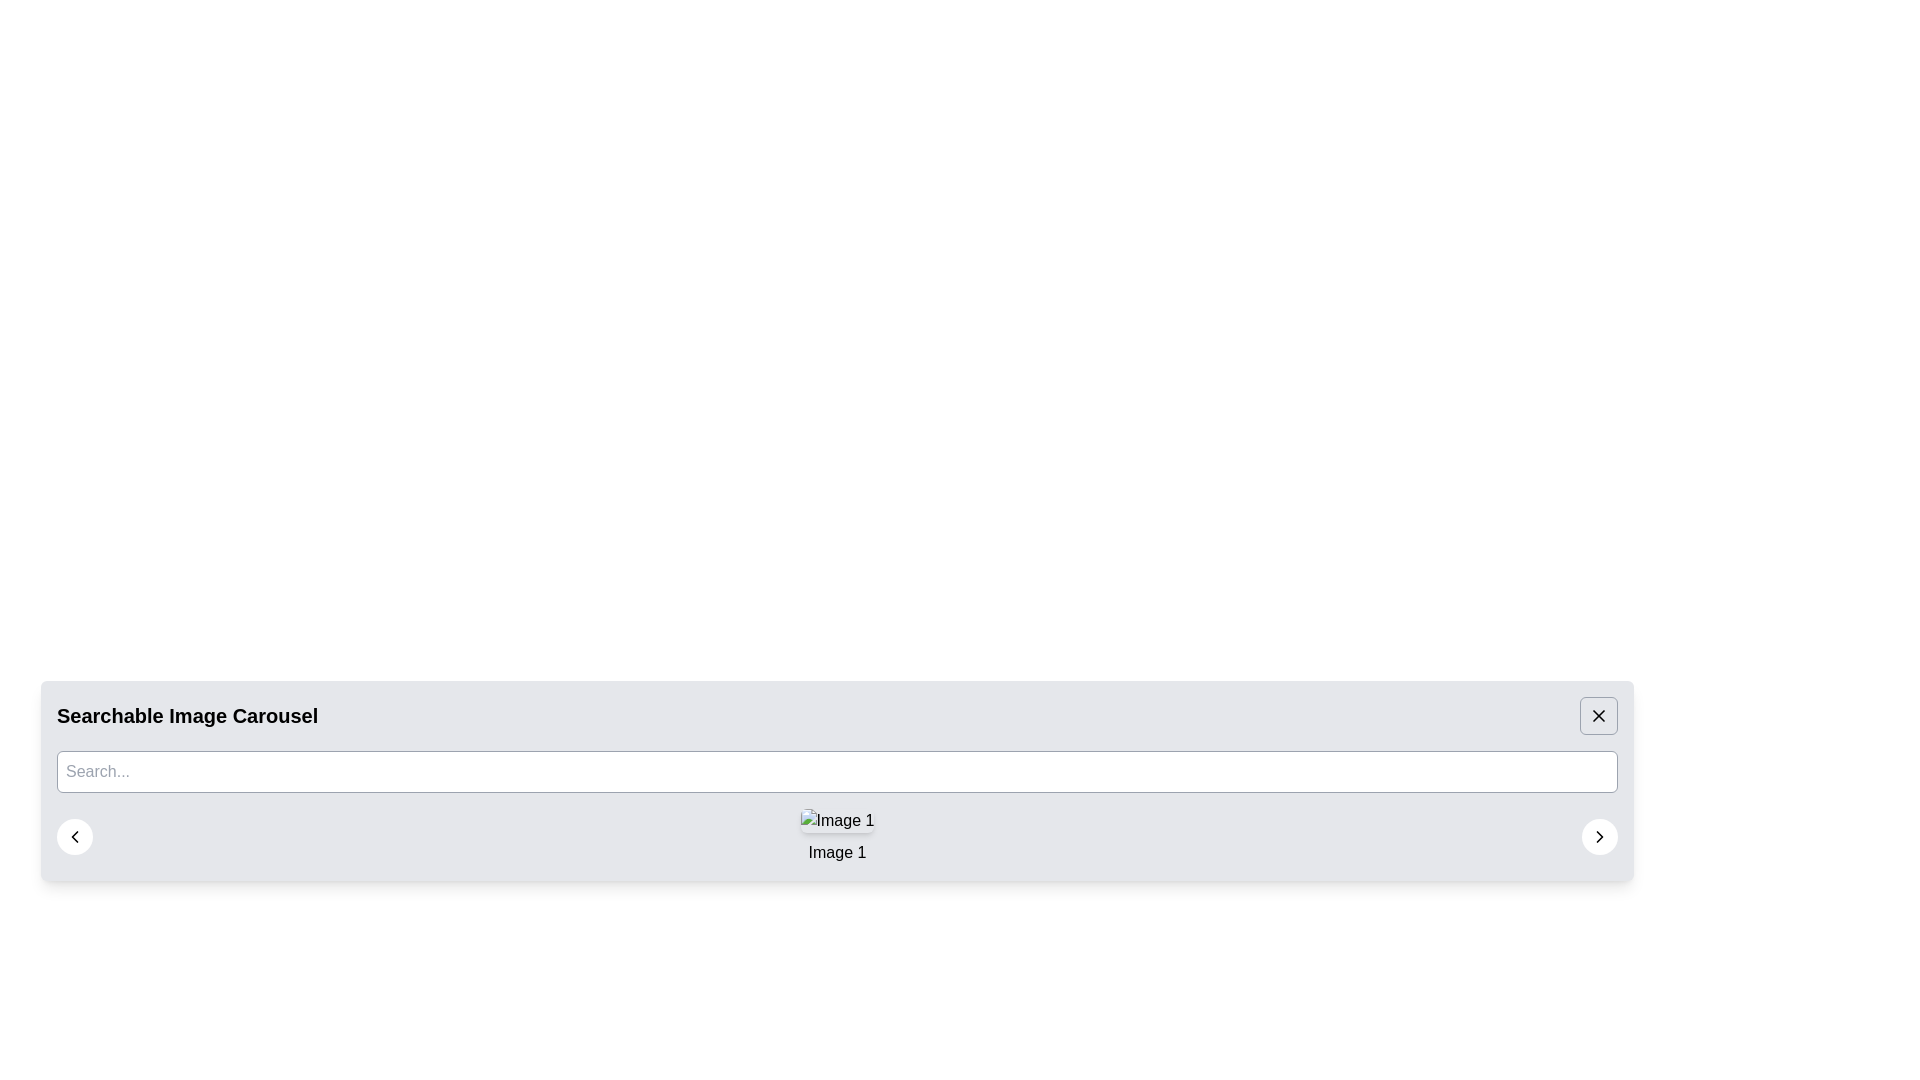 The width and height of the screenshot is (1920, 1080). What do you see at coordinates (1597, 715) in the screenshot?
I see `the 'X' icon located at the top-right corner of the search bar interface` at bounding box center [1597, 715].